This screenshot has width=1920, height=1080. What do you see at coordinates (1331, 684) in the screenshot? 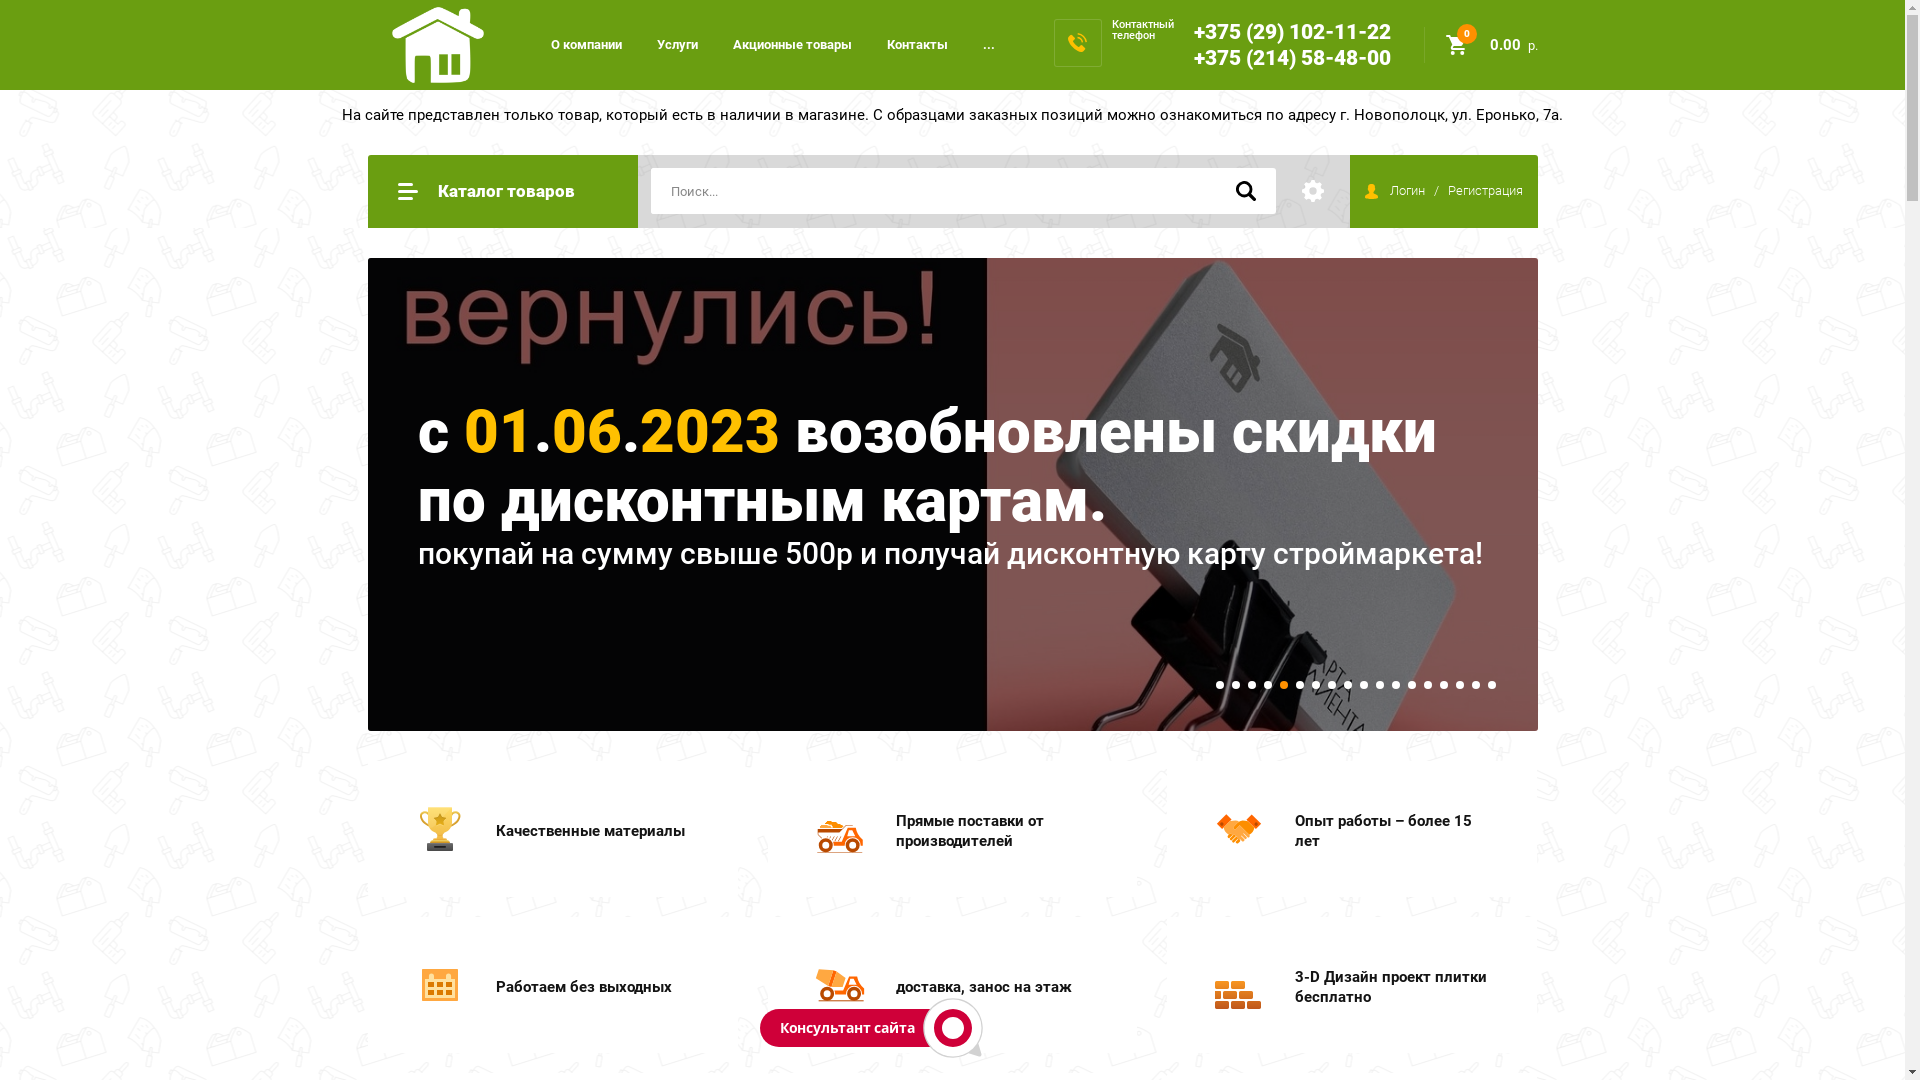
I see `'8'` at bounding box center [1331, 684].